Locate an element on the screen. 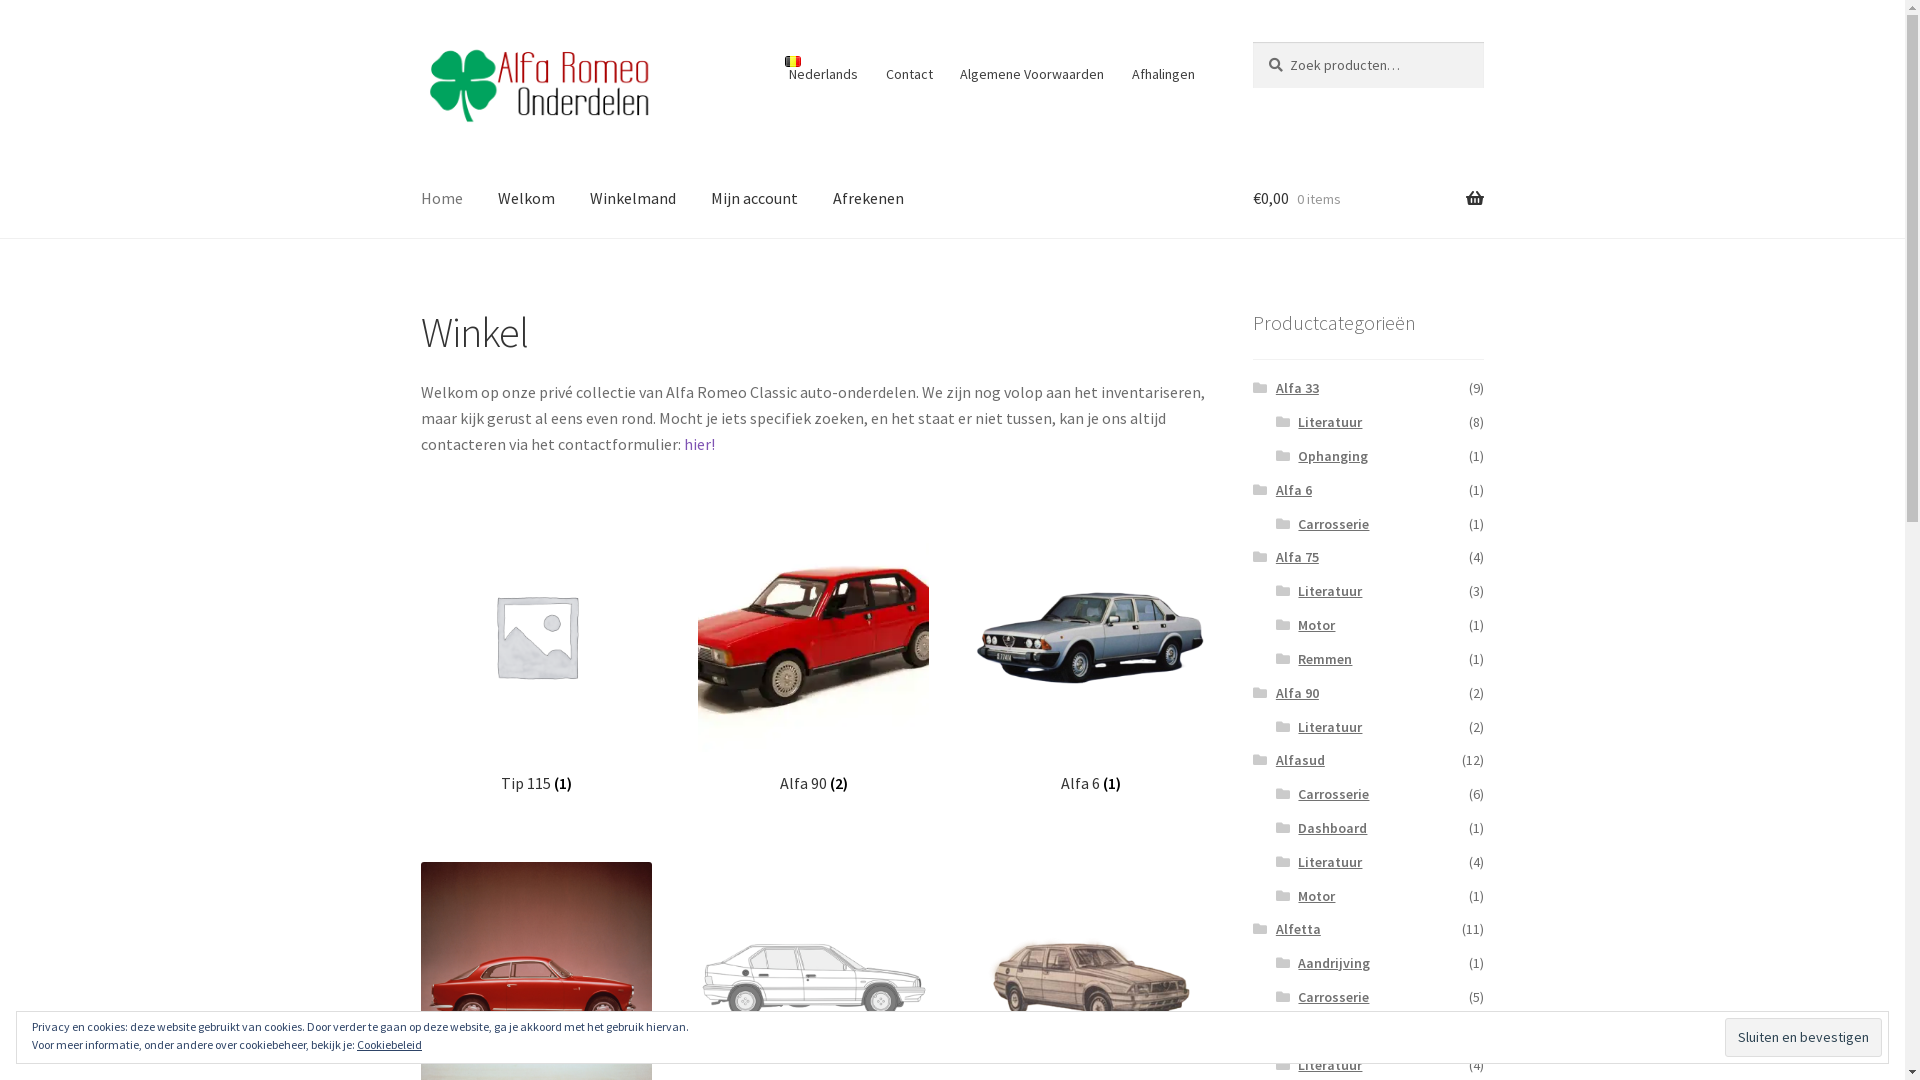 This screenshot has height=1080, width=1920. 'Skip to navigation' is located at coordinates (419, 41).